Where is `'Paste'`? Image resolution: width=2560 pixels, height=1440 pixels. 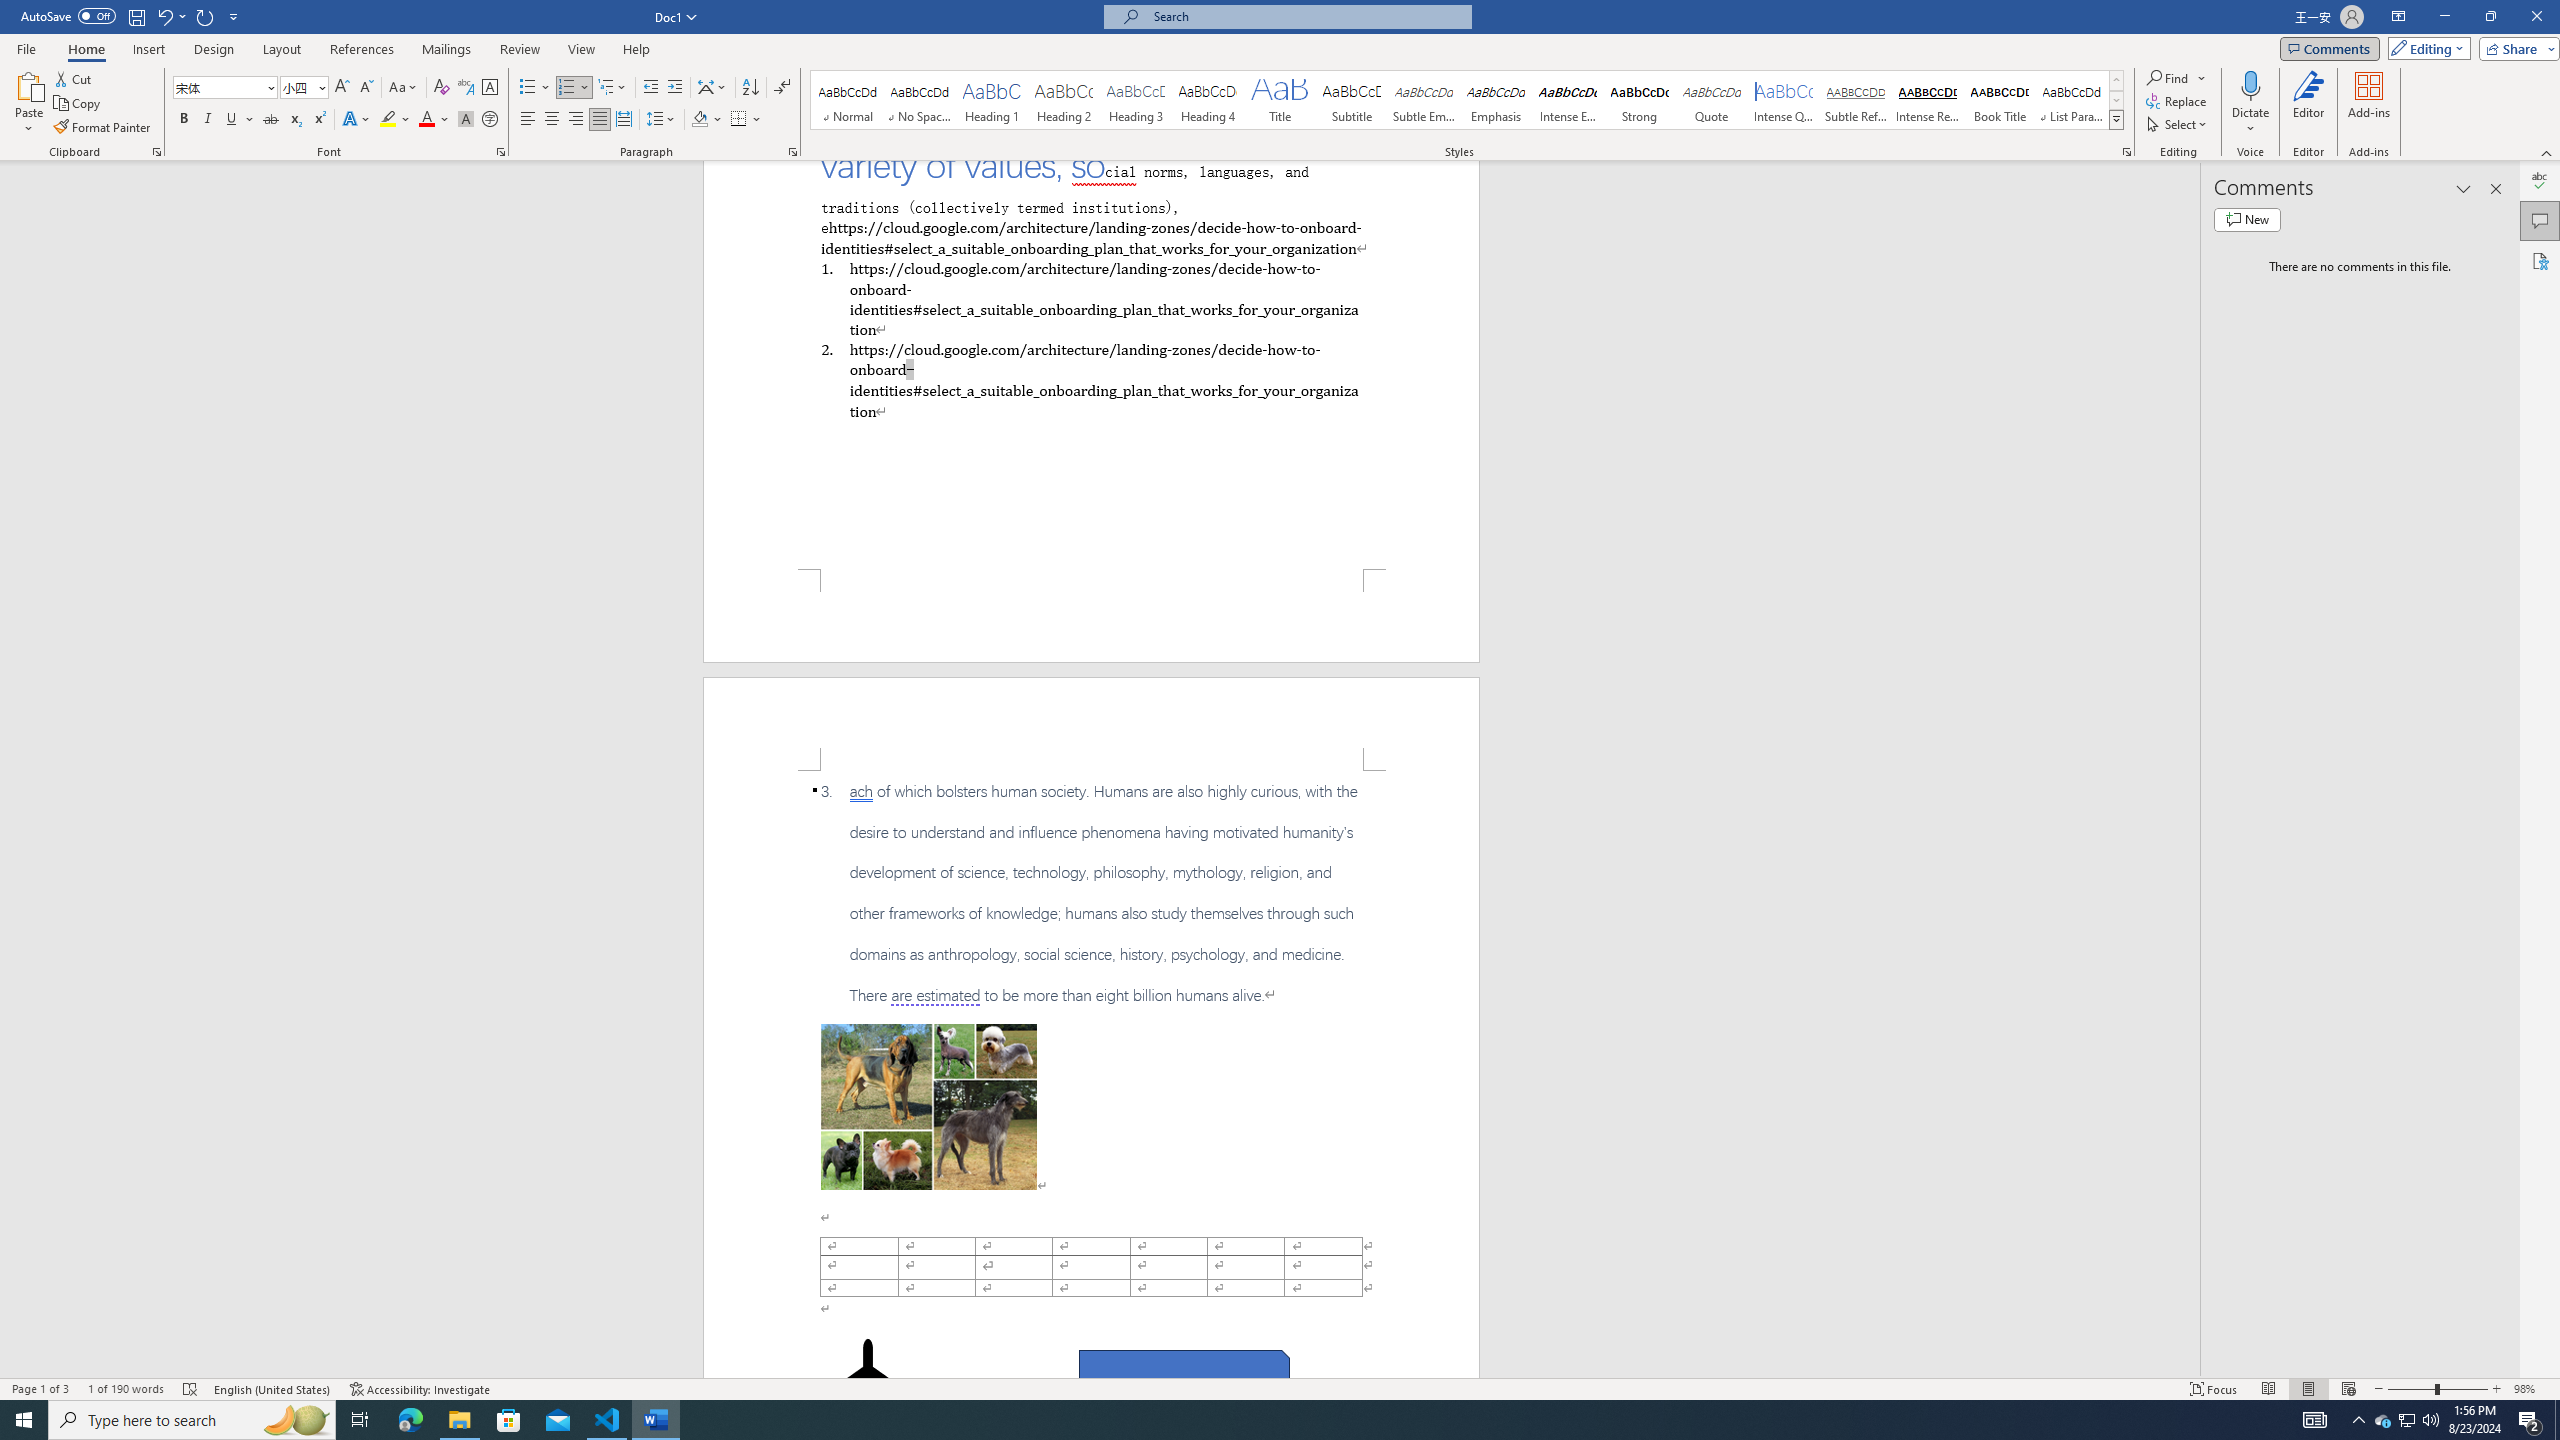
'Paste' is located at coordinates (28, 103).